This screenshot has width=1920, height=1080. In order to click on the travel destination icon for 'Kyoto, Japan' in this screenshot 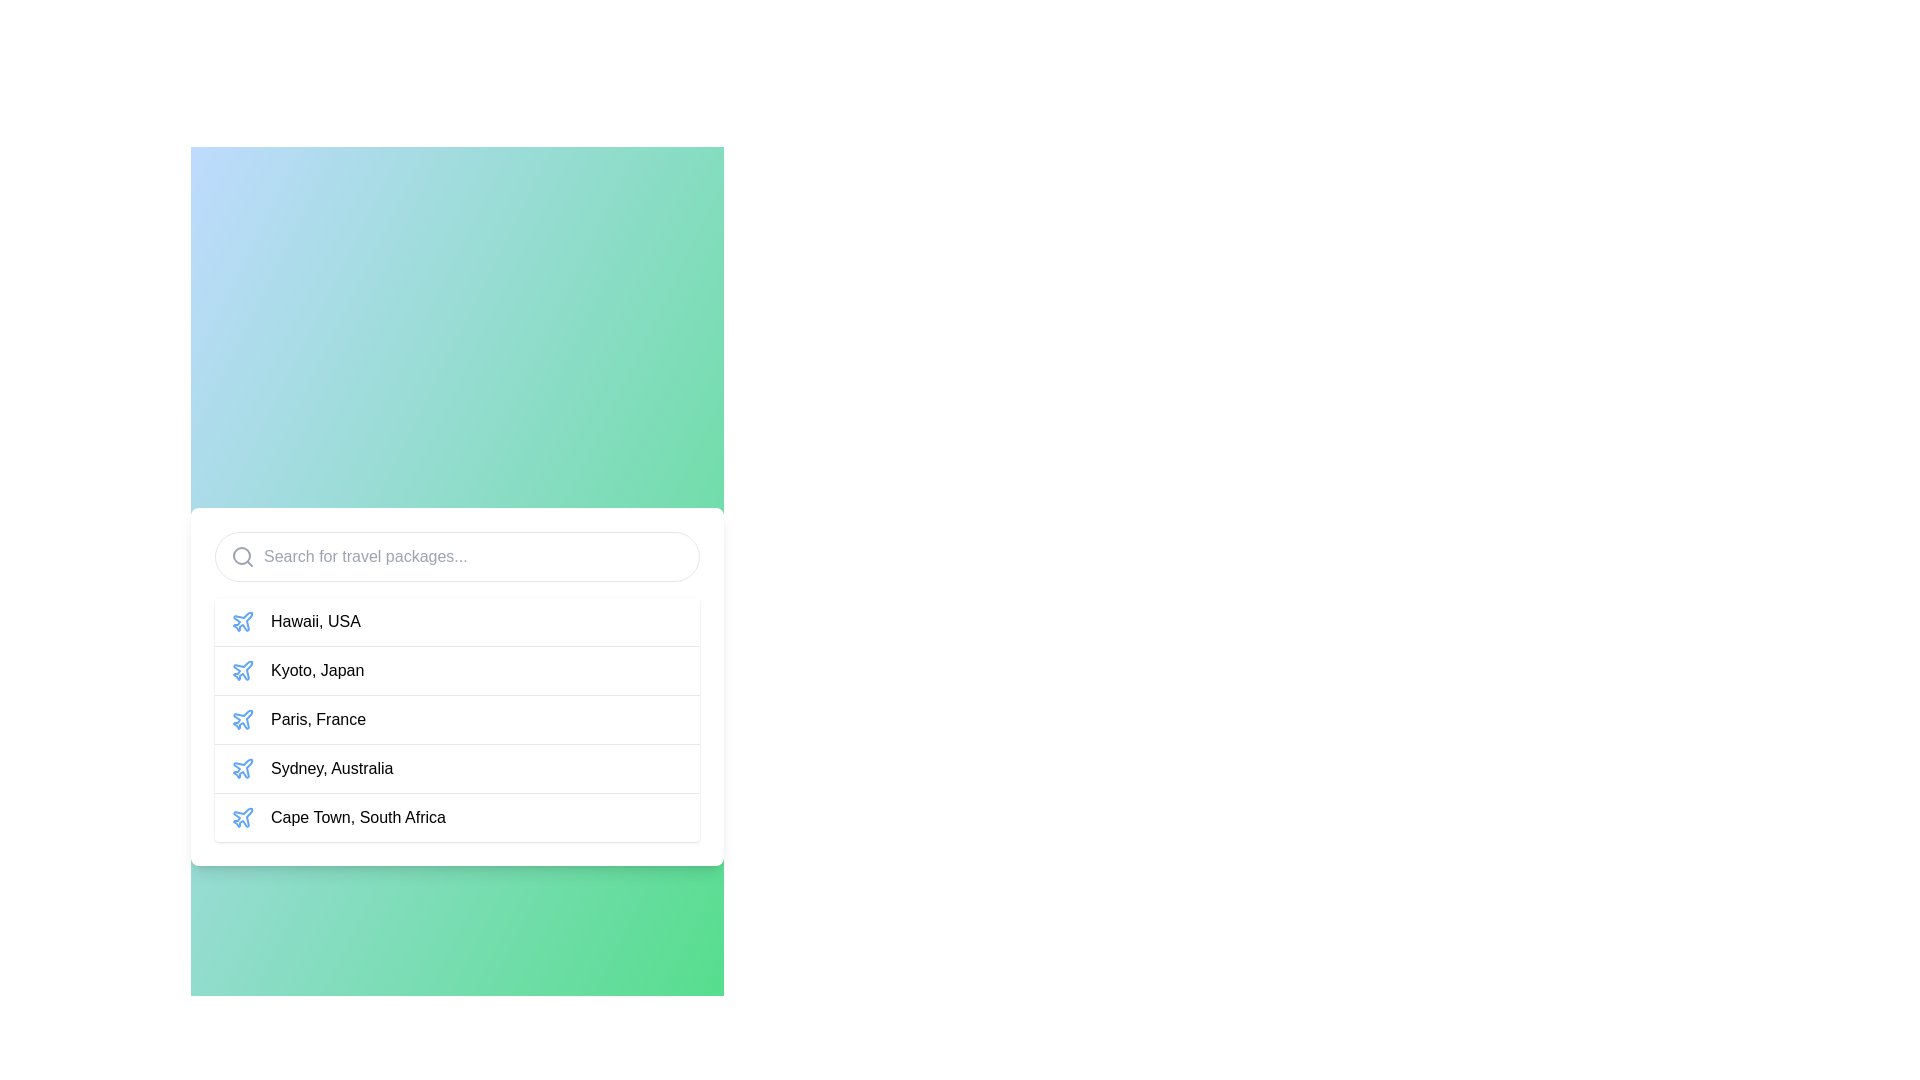, I will do `click(242, 670)`.